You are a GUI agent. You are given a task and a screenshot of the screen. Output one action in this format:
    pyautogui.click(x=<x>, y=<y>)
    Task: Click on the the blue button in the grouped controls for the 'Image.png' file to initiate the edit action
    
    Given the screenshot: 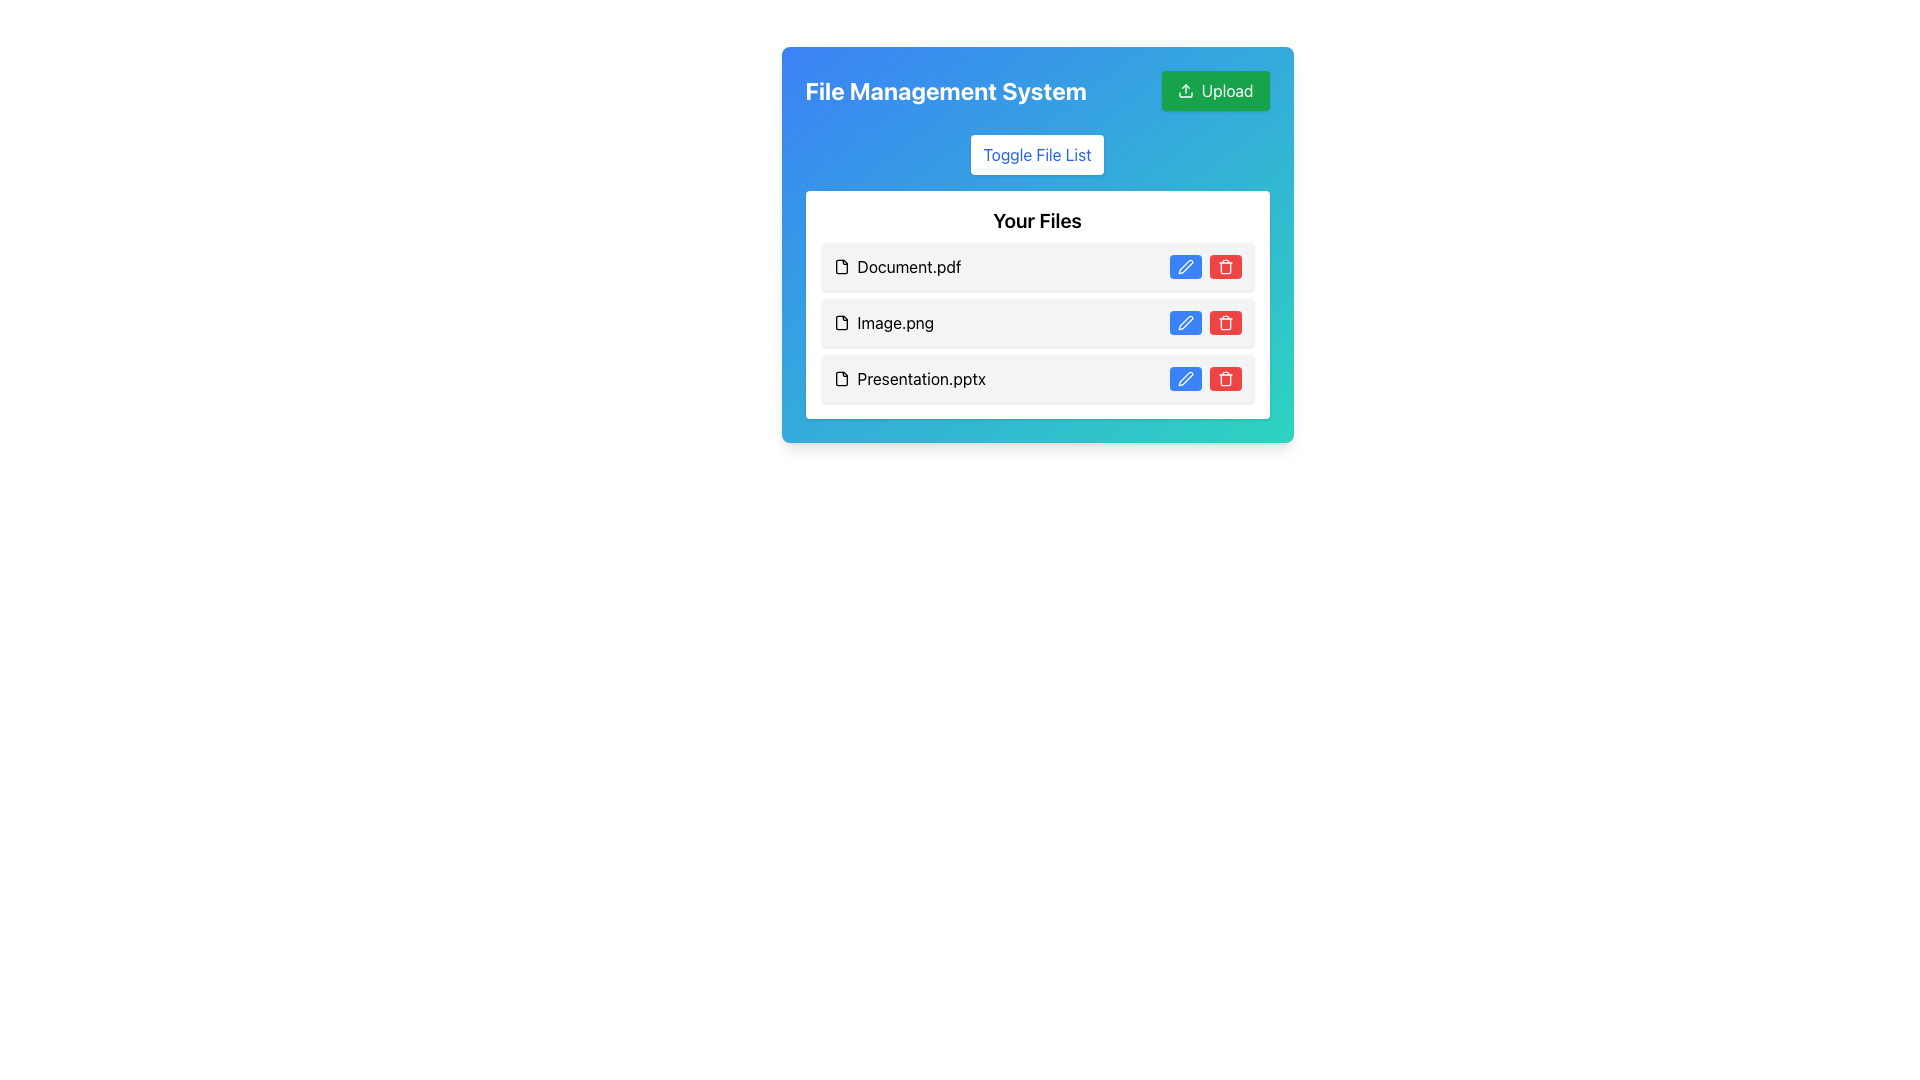 What is the action you would take?
    pyautogui.click(x=1204, y=322)
    